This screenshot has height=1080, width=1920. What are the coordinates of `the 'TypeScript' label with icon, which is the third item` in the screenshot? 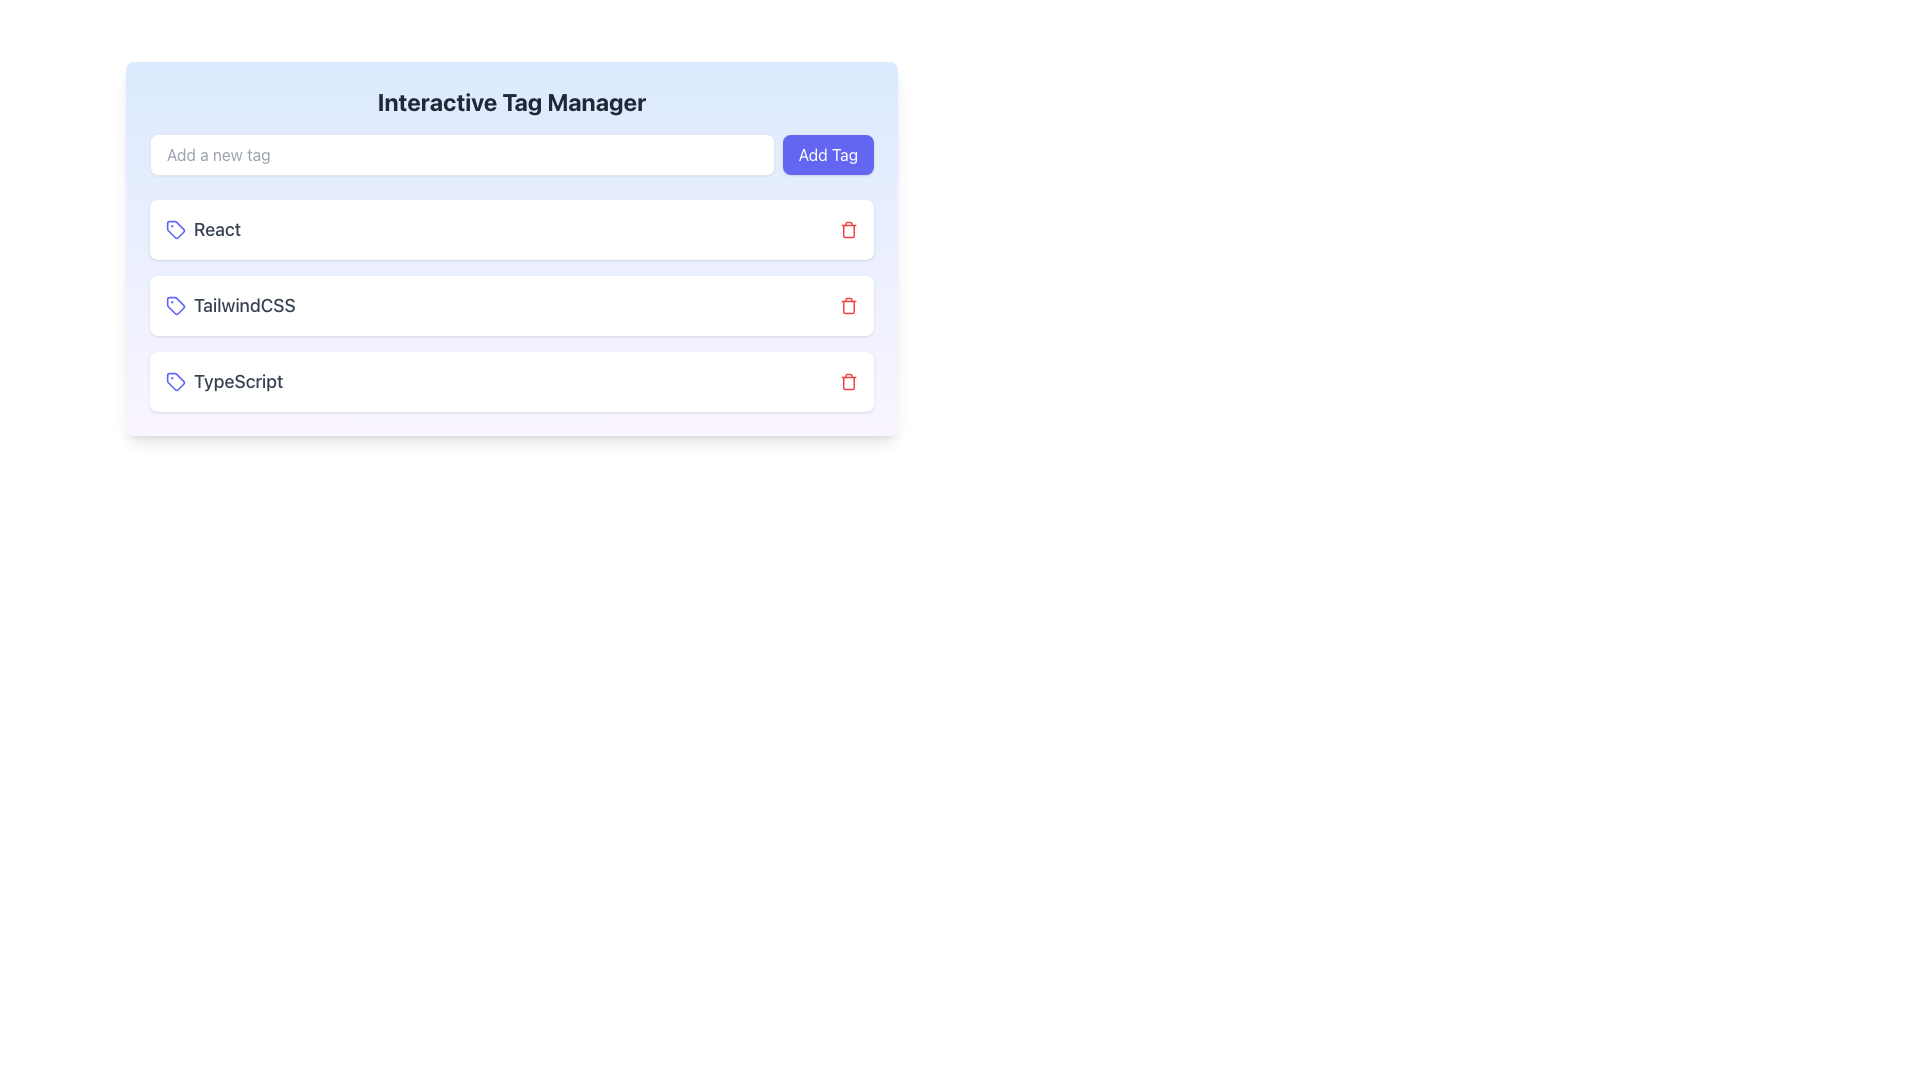 It's located at (224, 381).